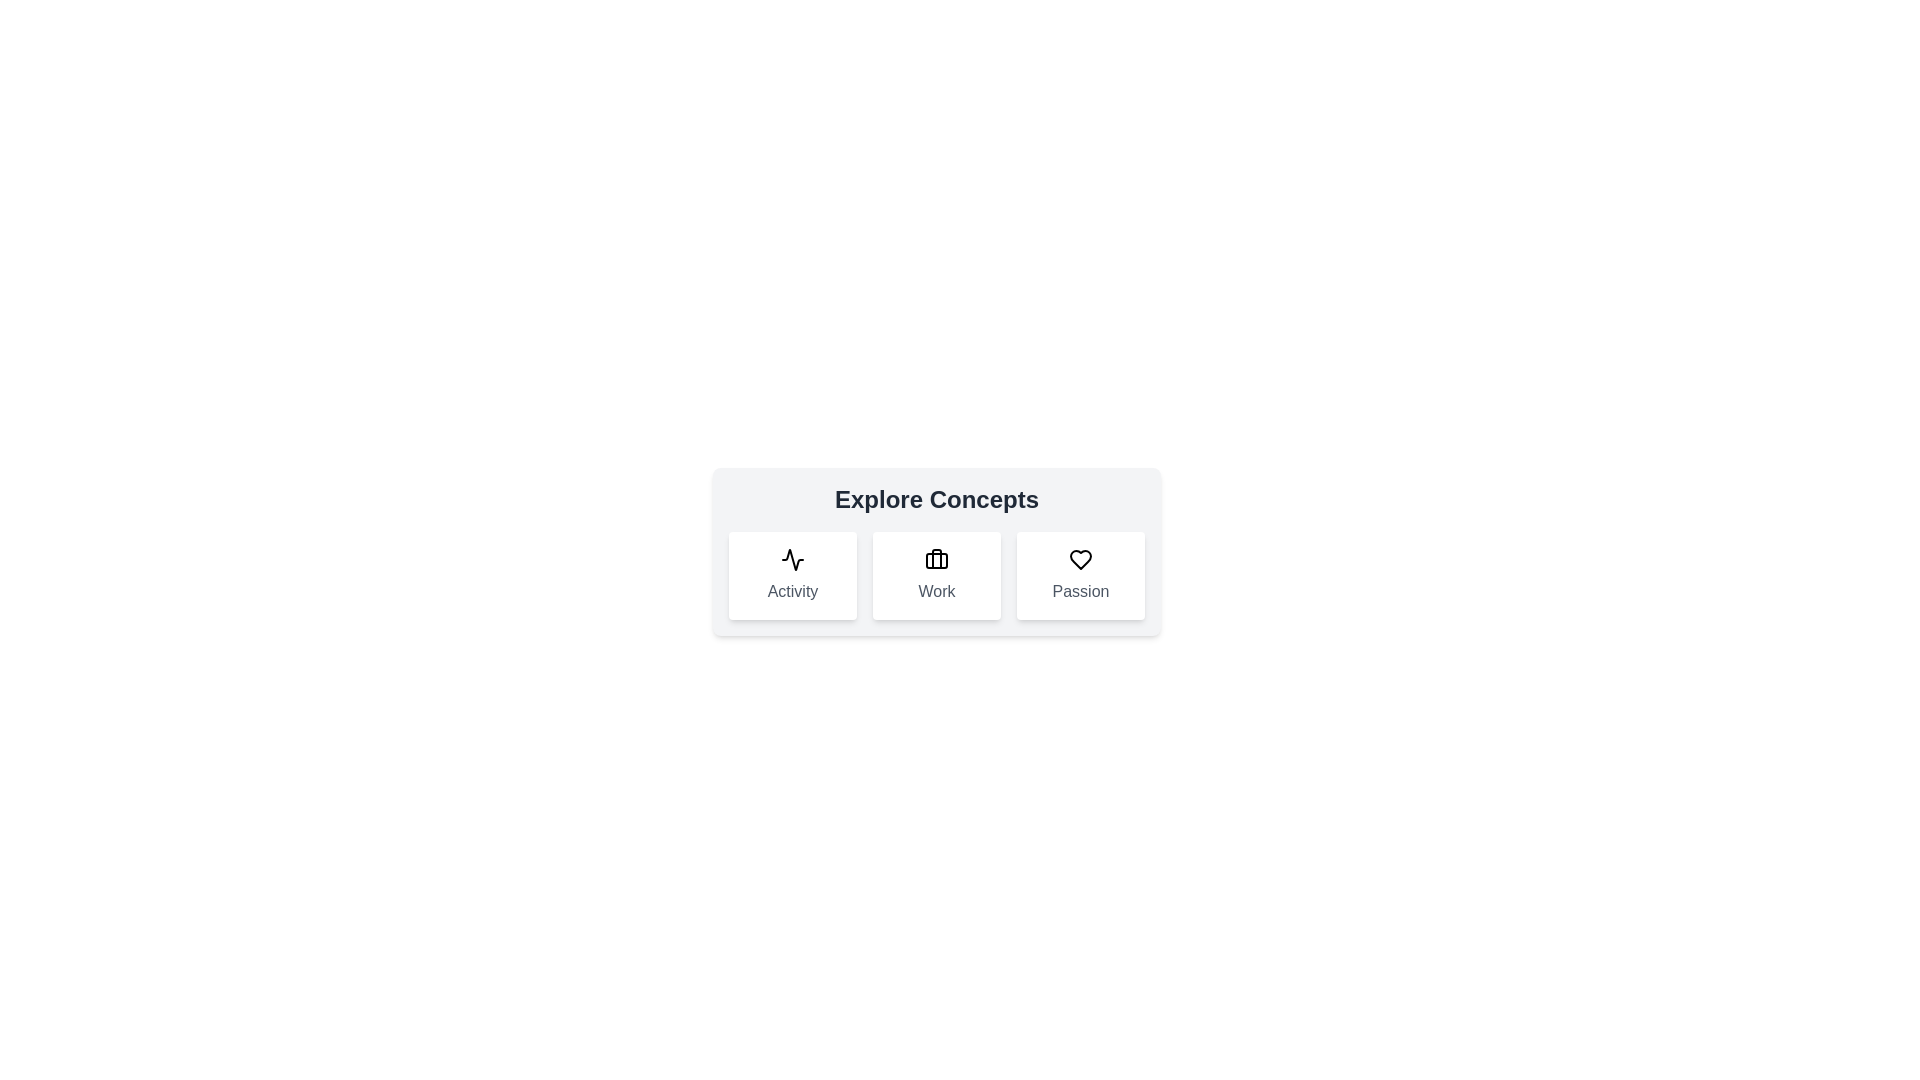  Describe the element at coordinates (791, 590) in the screenshot. I see `the text label that provides context about the card it resides in, located below the activity icon in the 'Activity' card under 'Explore Concepts'` at that location.